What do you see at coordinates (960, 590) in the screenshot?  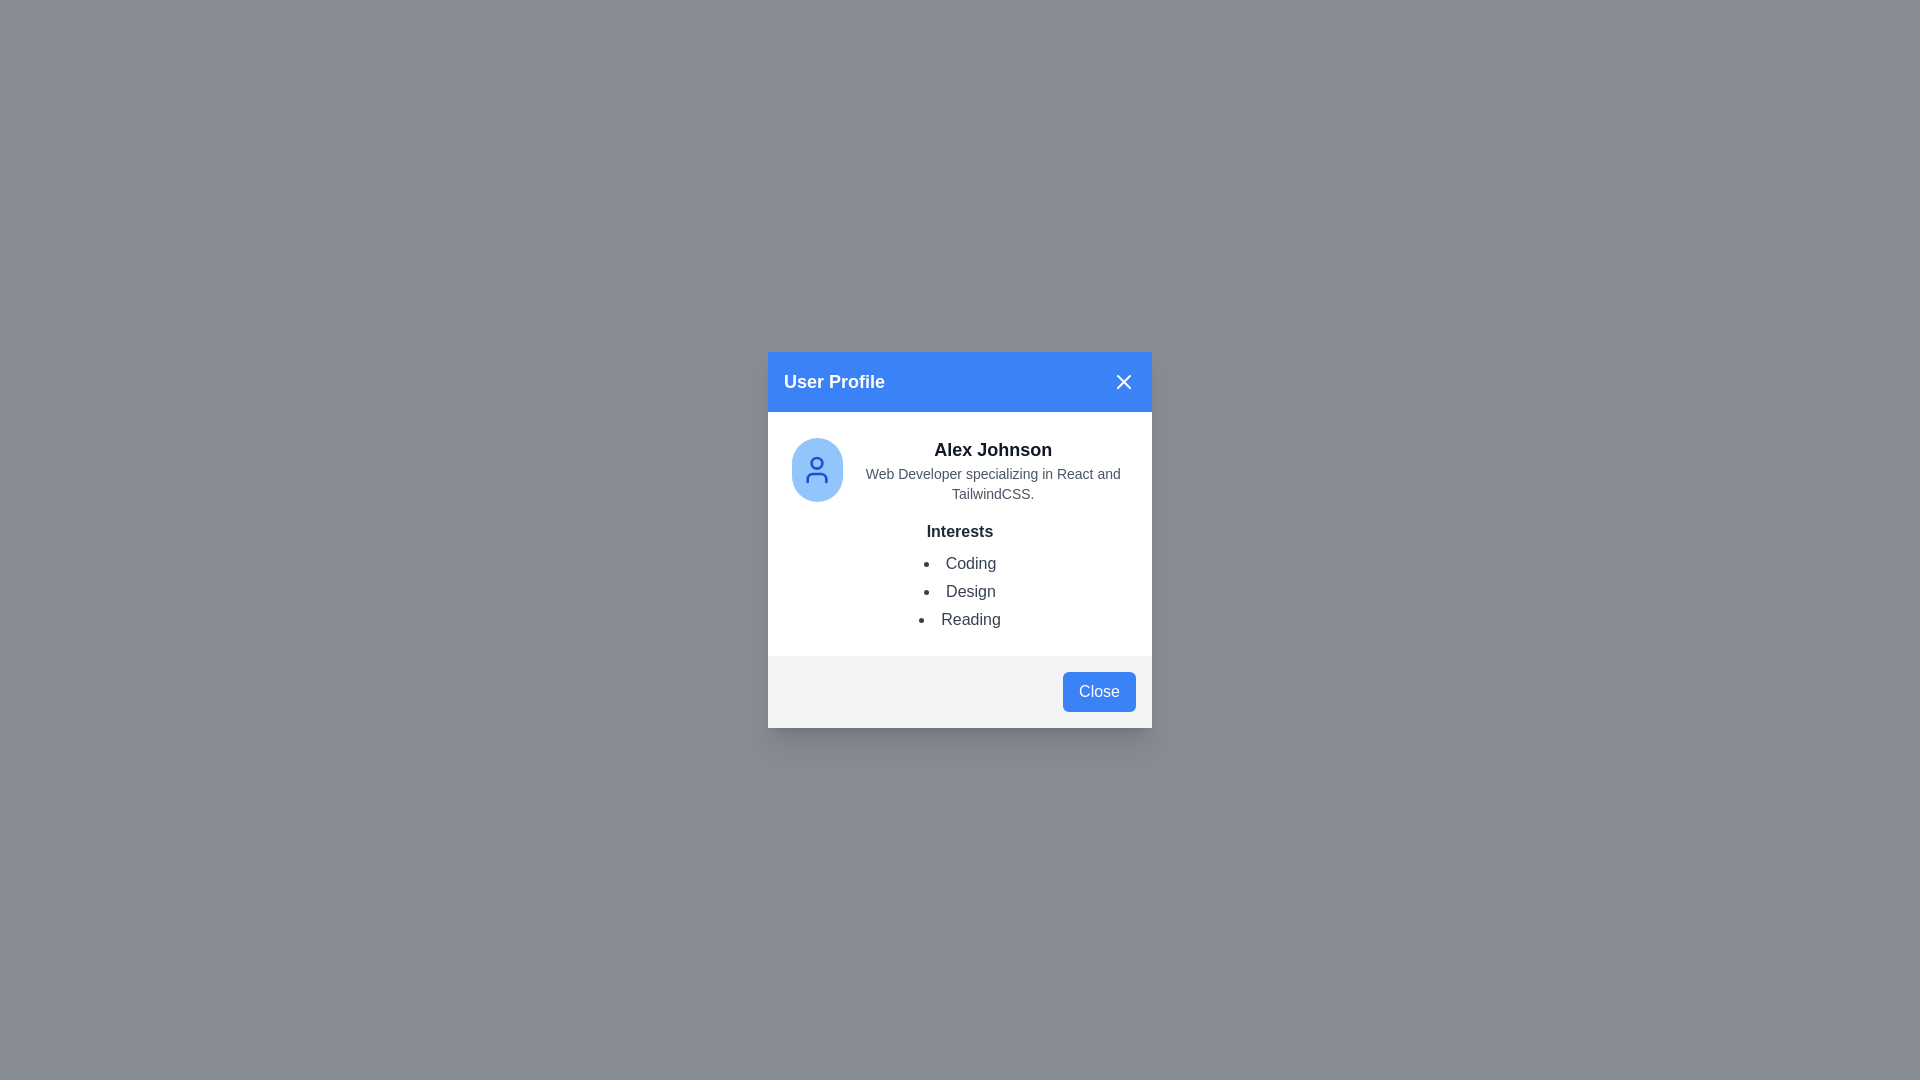 I see `the Unordered List displaying user interests, located in the 'User Profile' modal under the 'Interests' heading` at bounding box center [960, 590].